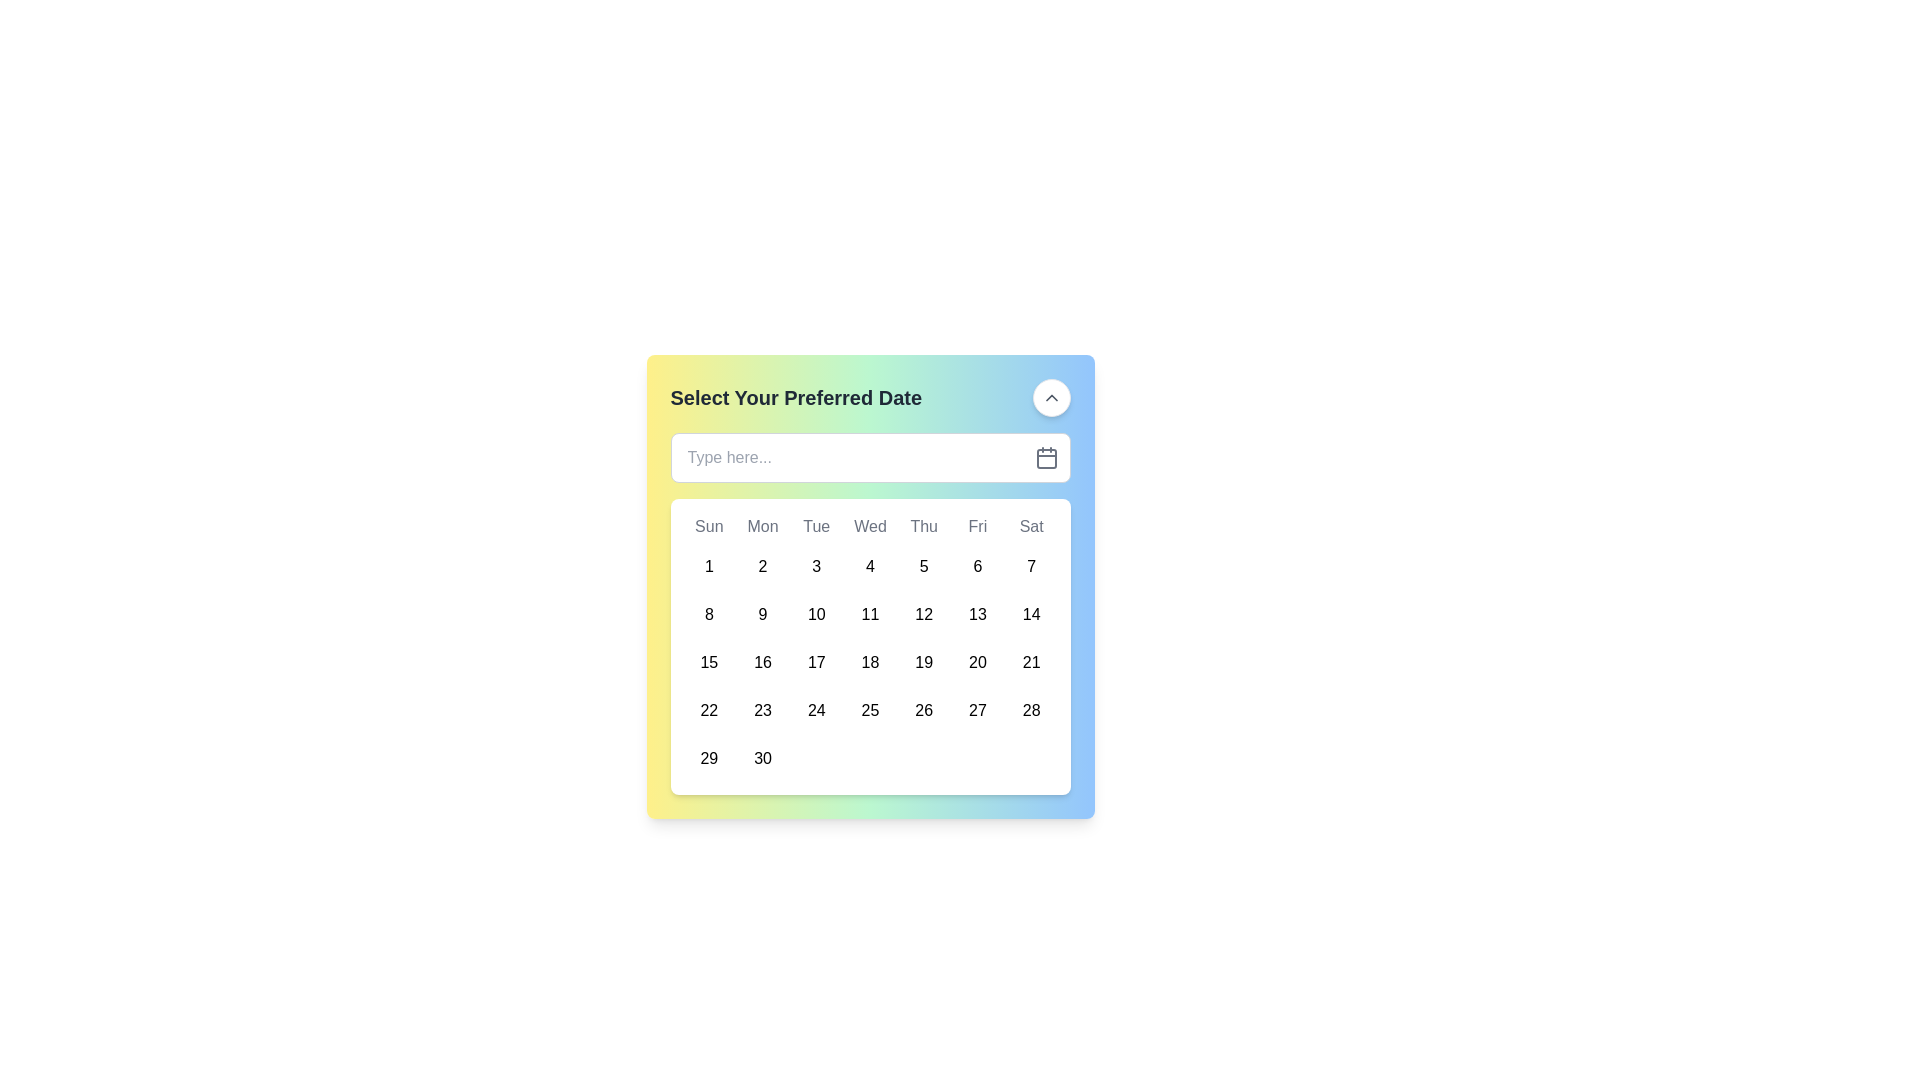  I want to click on the static text element reading 'Sat', which is styled with a medium font in gray color and located in the upper-right corner of the weekly row, so click(1031, 526).